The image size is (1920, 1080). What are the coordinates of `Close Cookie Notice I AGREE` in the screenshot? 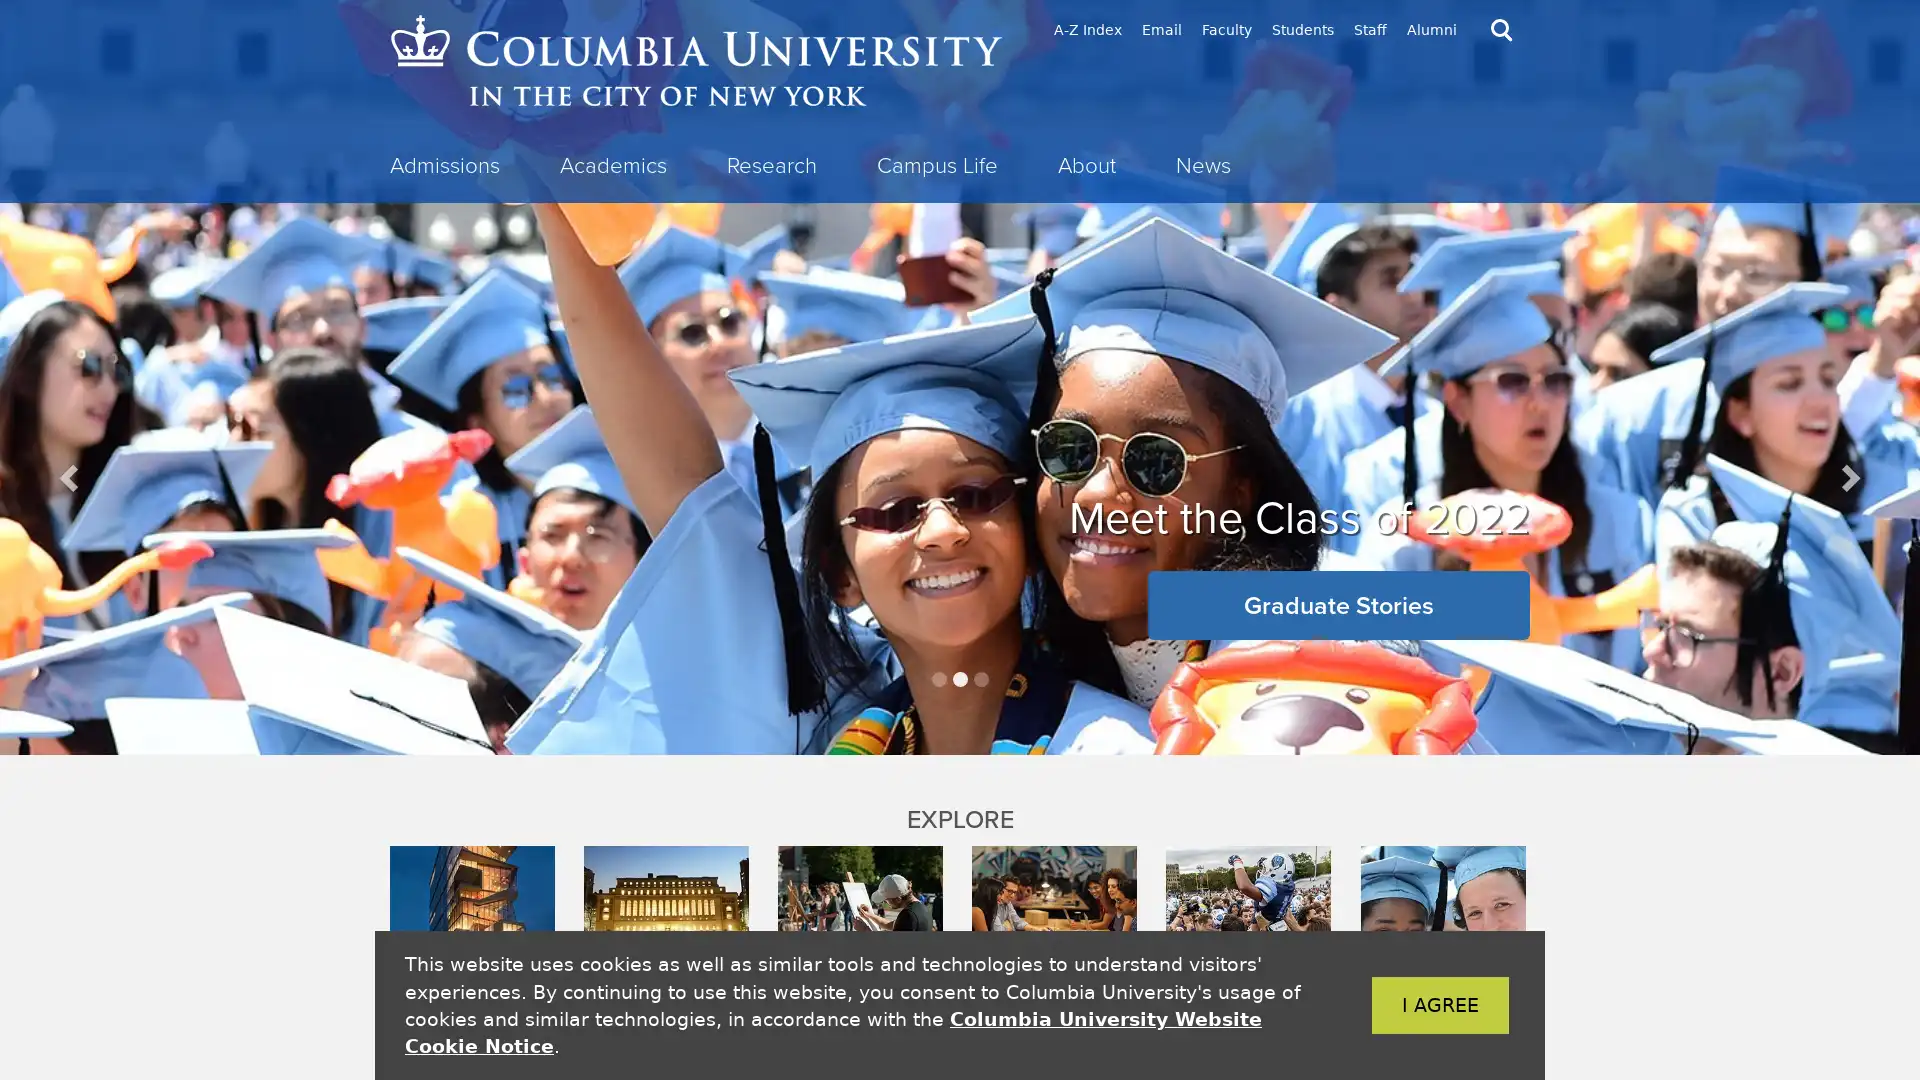 It's located at (1409, 1005).